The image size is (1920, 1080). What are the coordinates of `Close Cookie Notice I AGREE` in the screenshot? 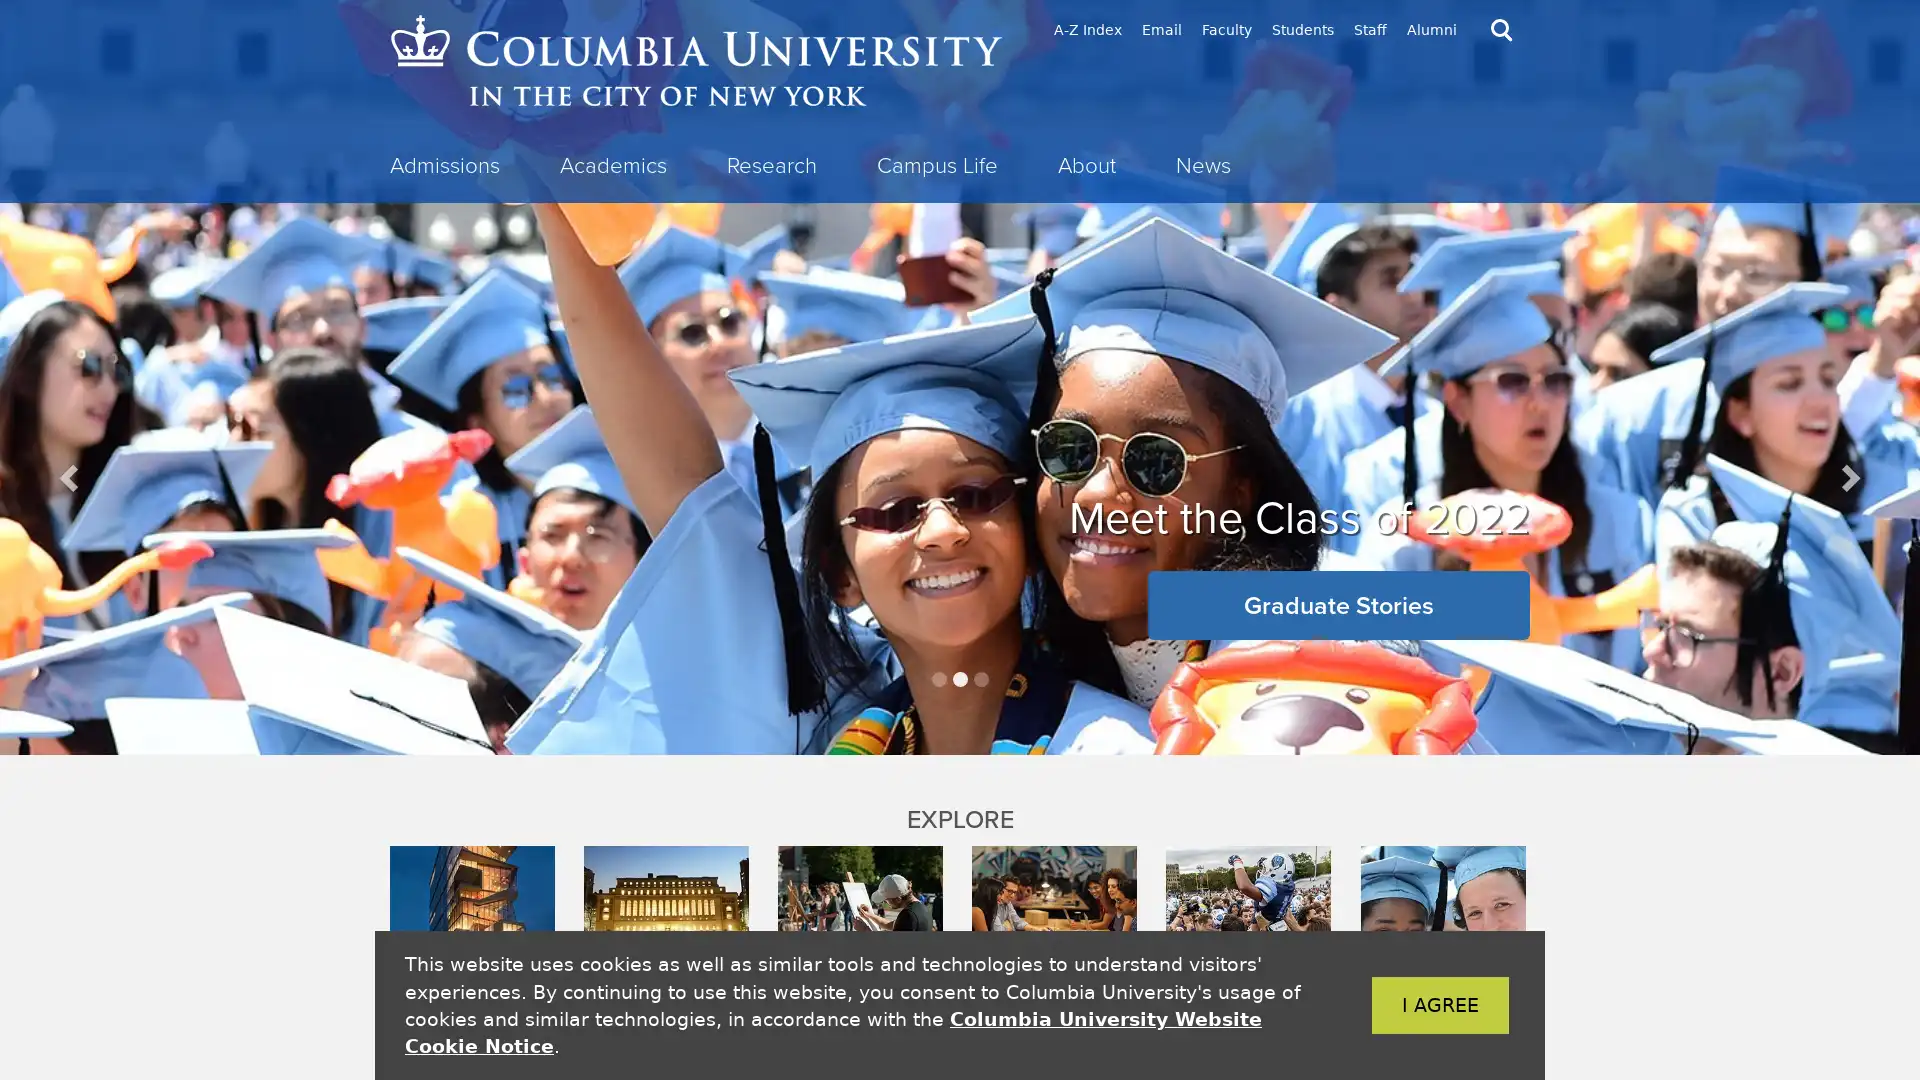 It's located at (1409, 1005).